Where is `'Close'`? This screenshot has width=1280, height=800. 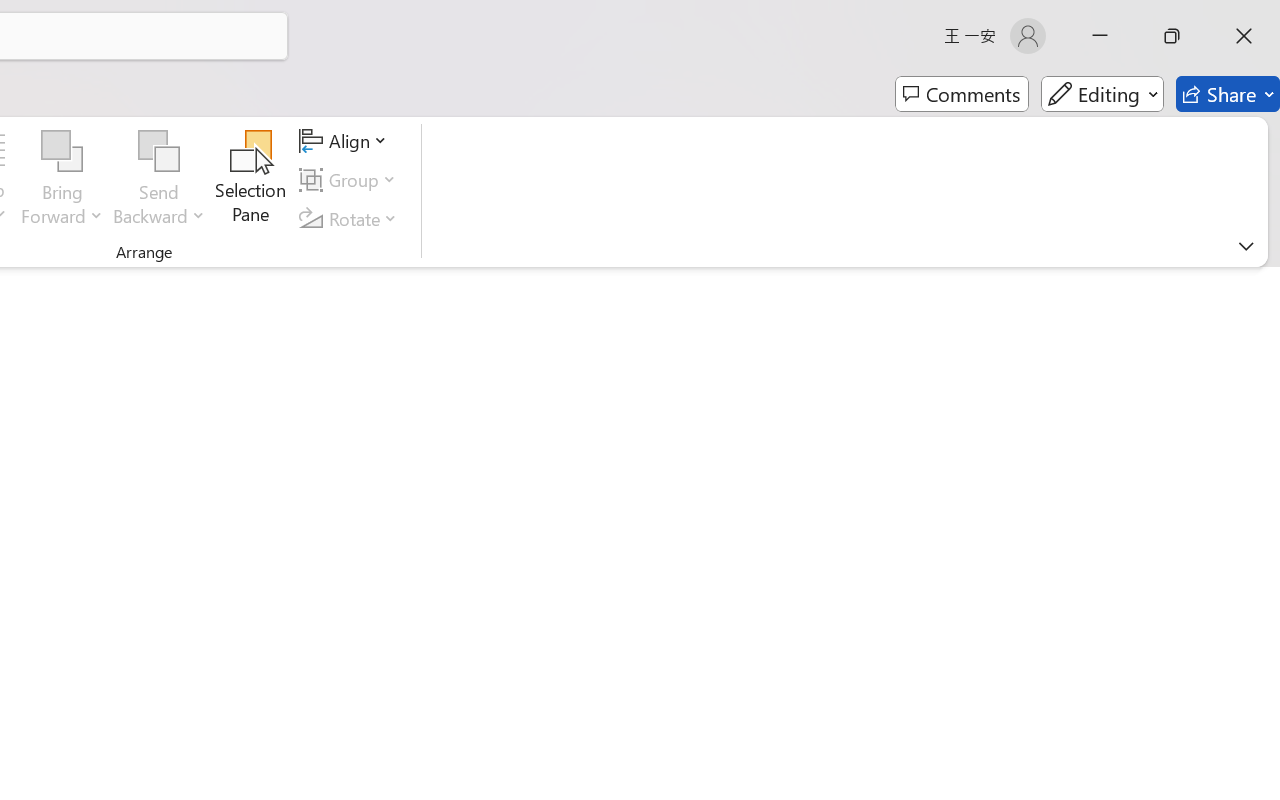
'Close' is located at coordinates (1243, 35).